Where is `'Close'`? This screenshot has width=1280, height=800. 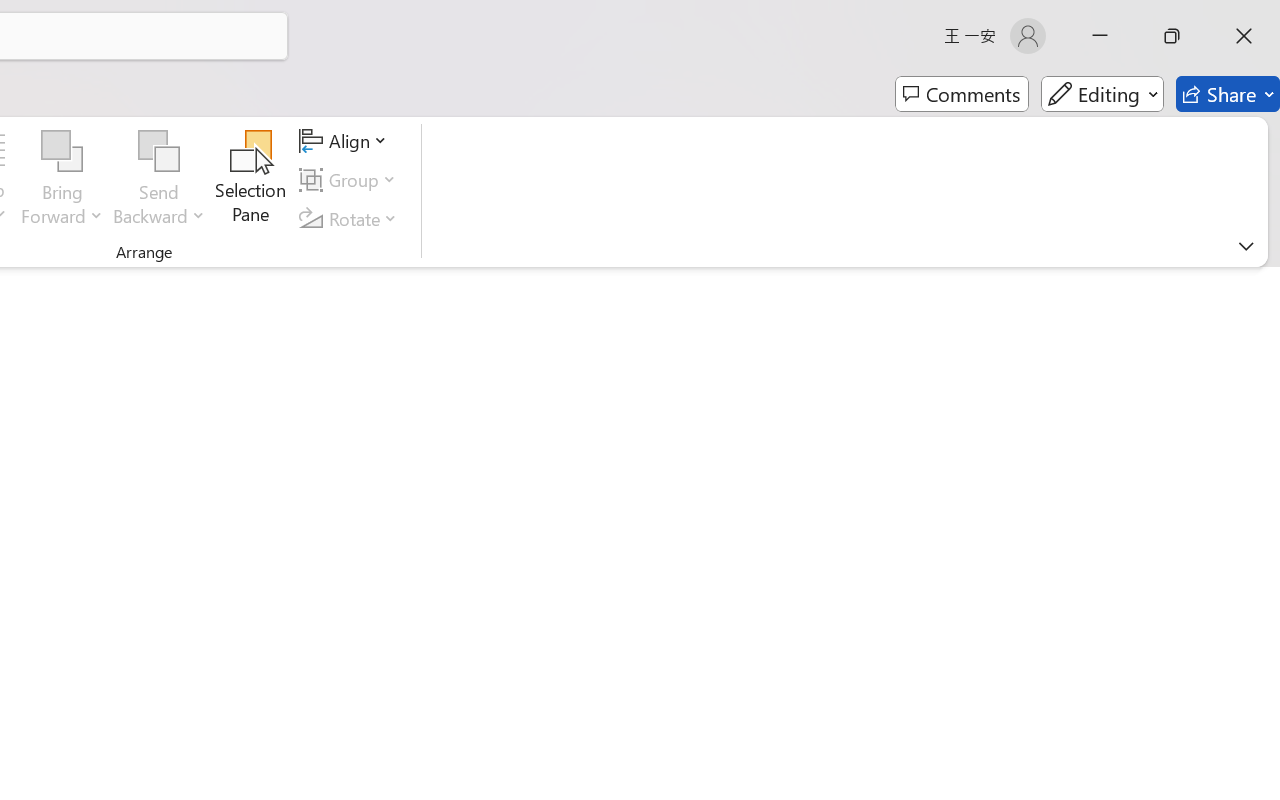
'Close' is located at coordinates (1243, 35).